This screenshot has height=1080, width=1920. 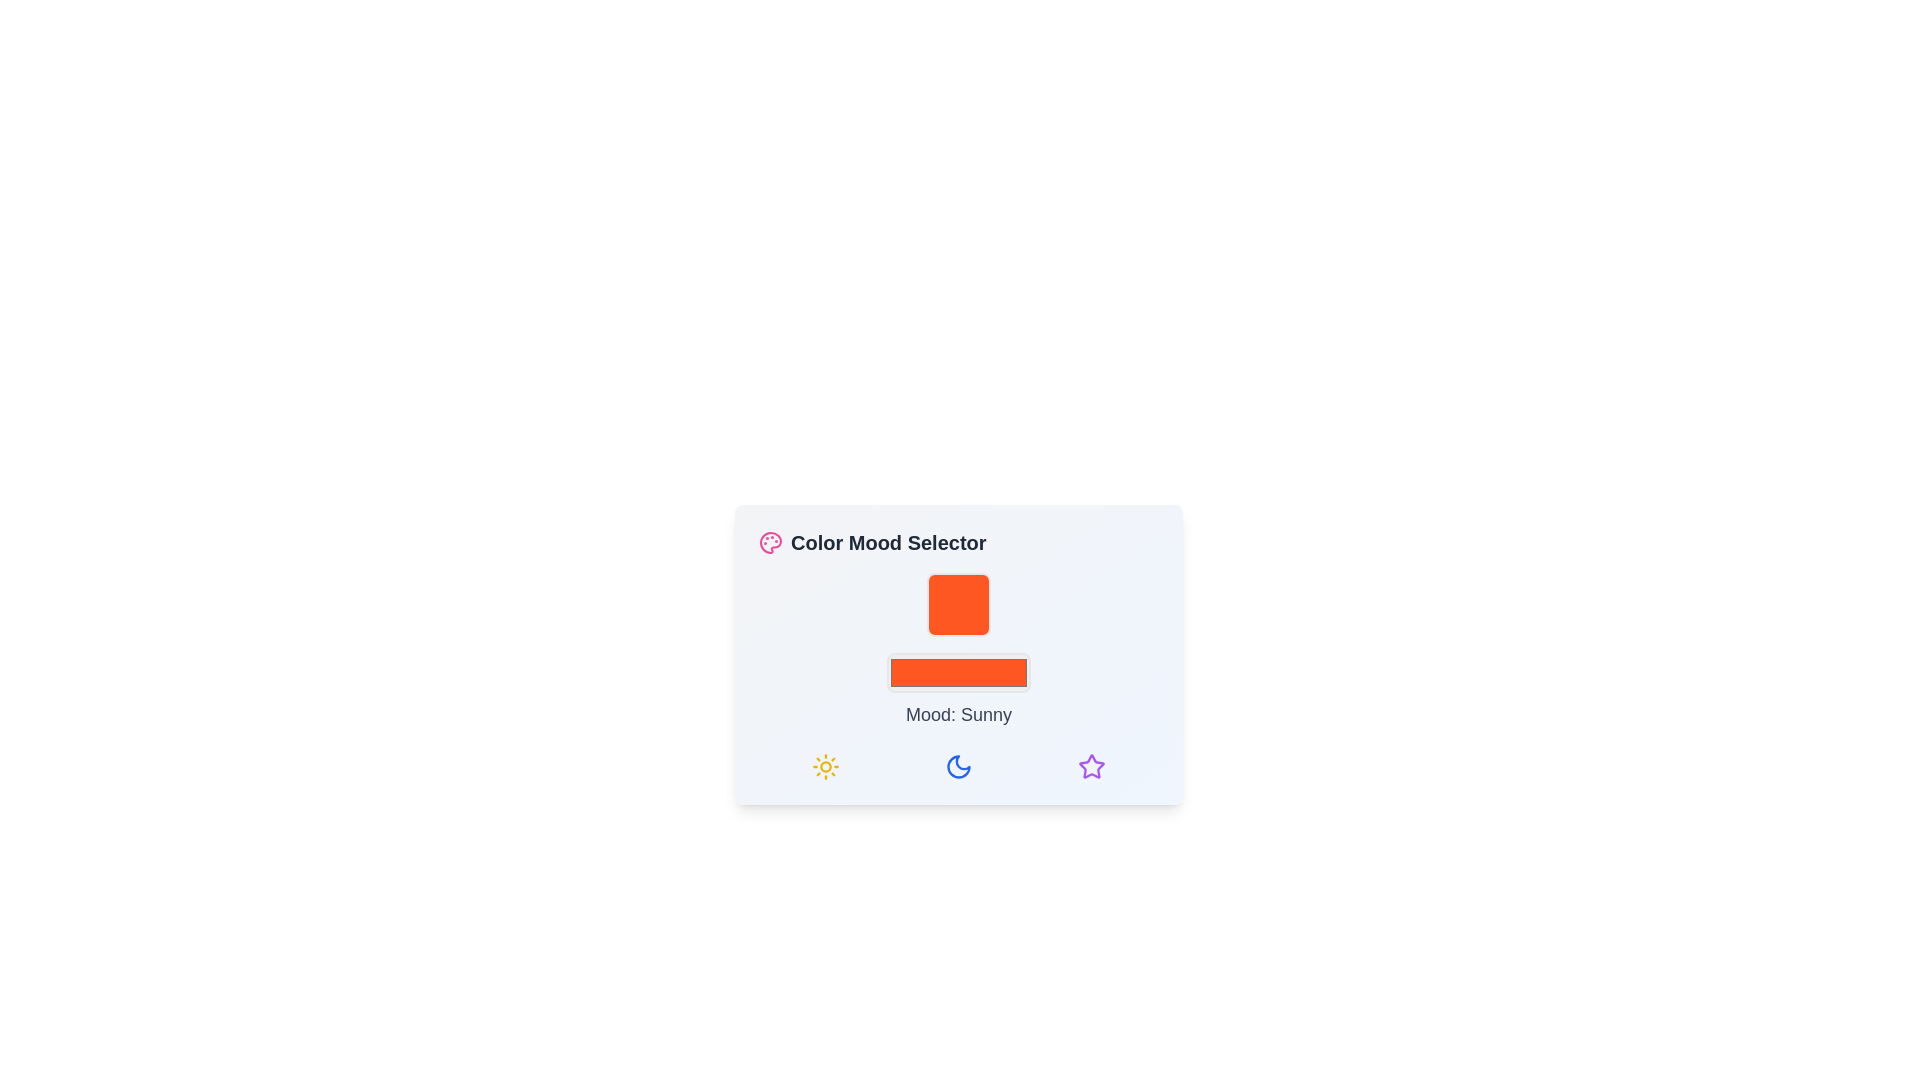 I want to click on the color palette icon located in the top-left corner of the header of the 'Color Mood Selector' card interface, so click(x=770, y=543).